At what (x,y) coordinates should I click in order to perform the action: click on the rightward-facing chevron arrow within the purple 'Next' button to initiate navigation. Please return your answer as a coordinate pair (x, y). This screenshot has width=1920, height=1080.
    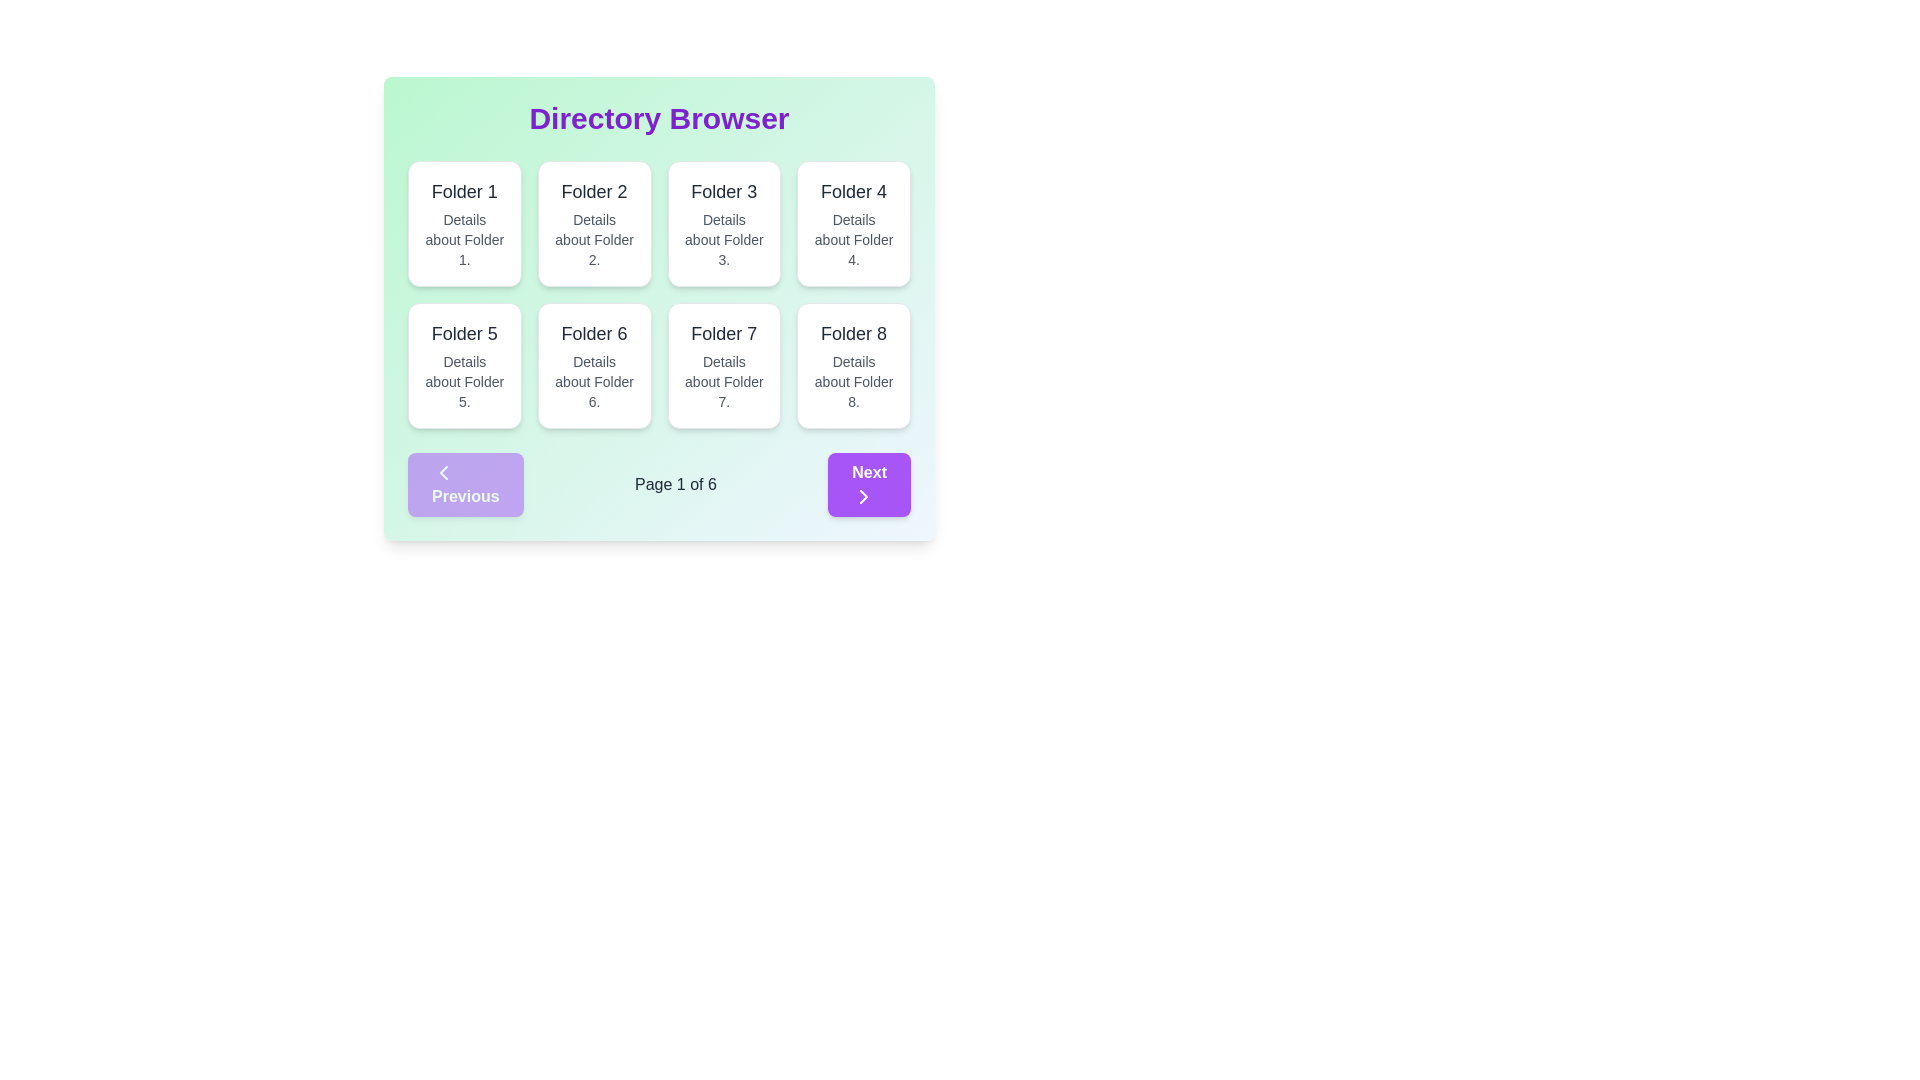
    Looking at the image, I should click on (864, 496).